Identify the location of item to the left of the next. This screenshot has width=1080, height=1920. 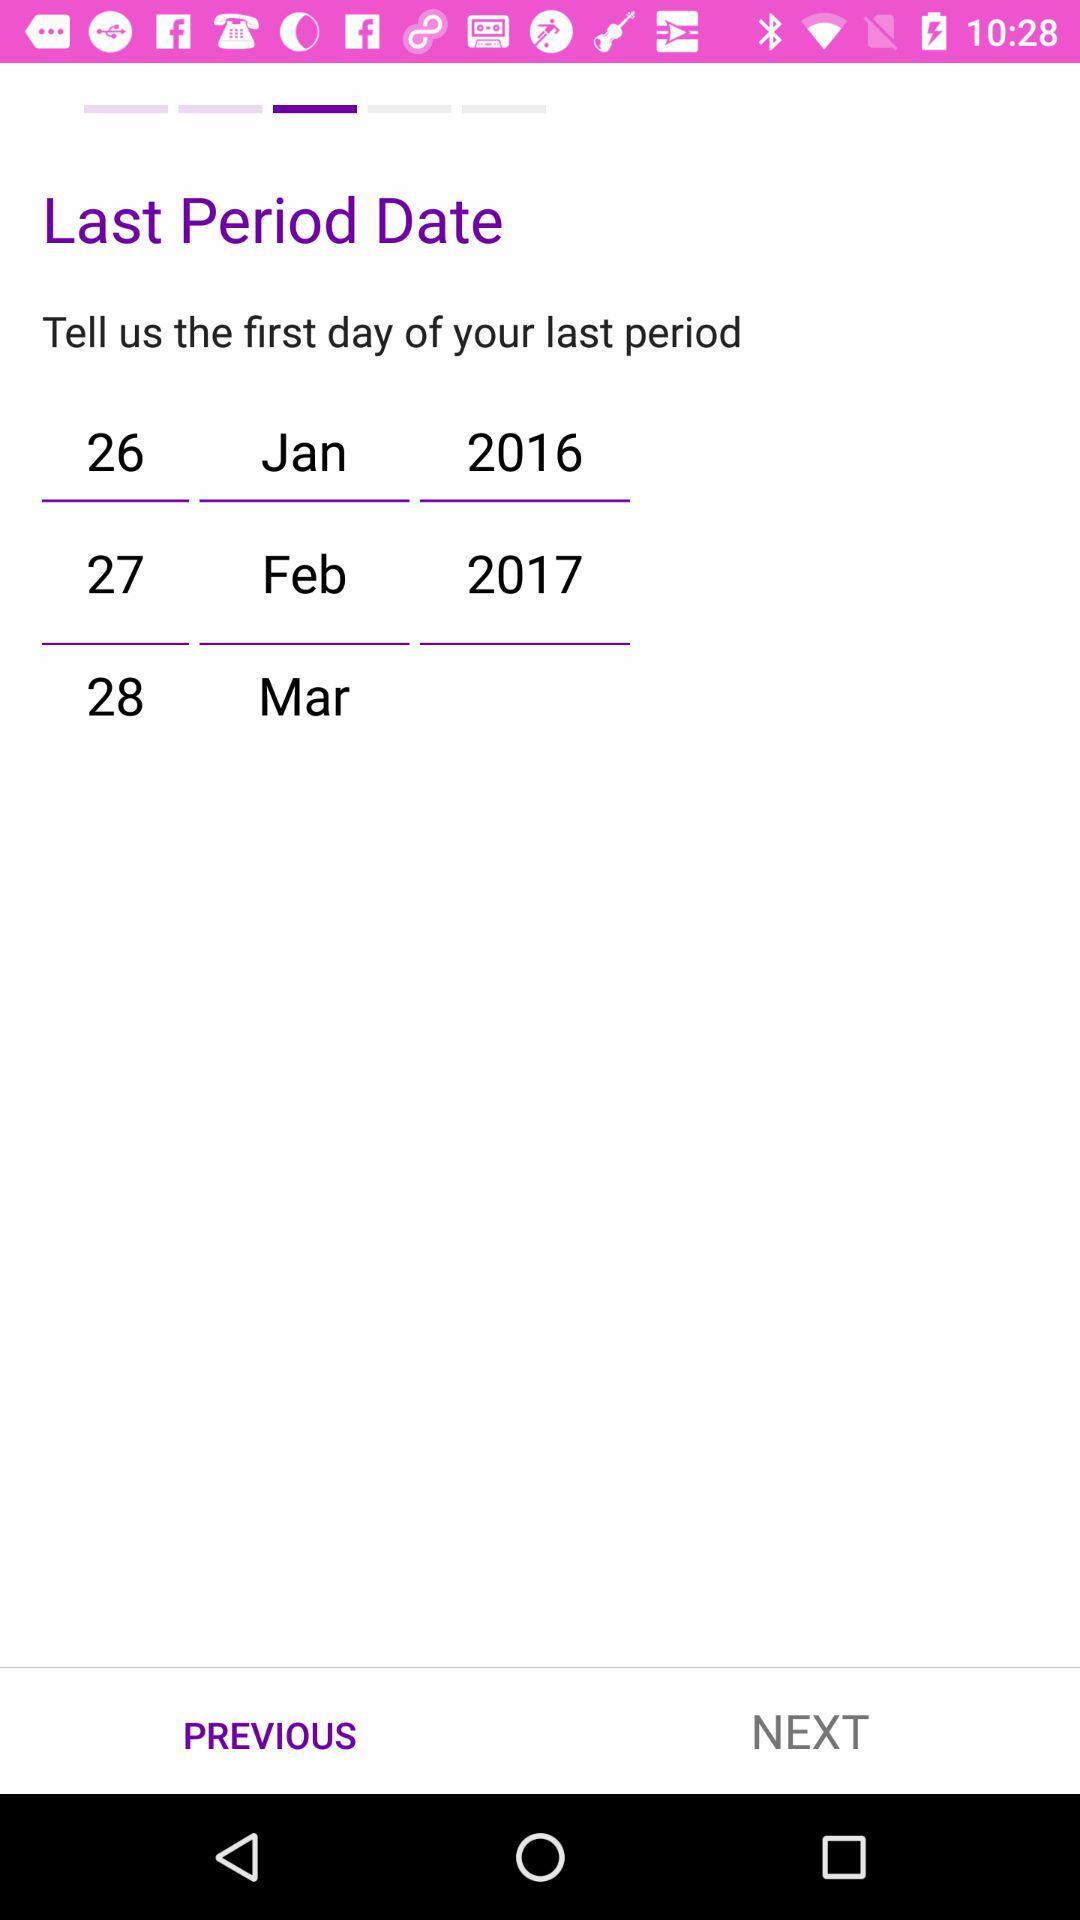
(270, 1731).